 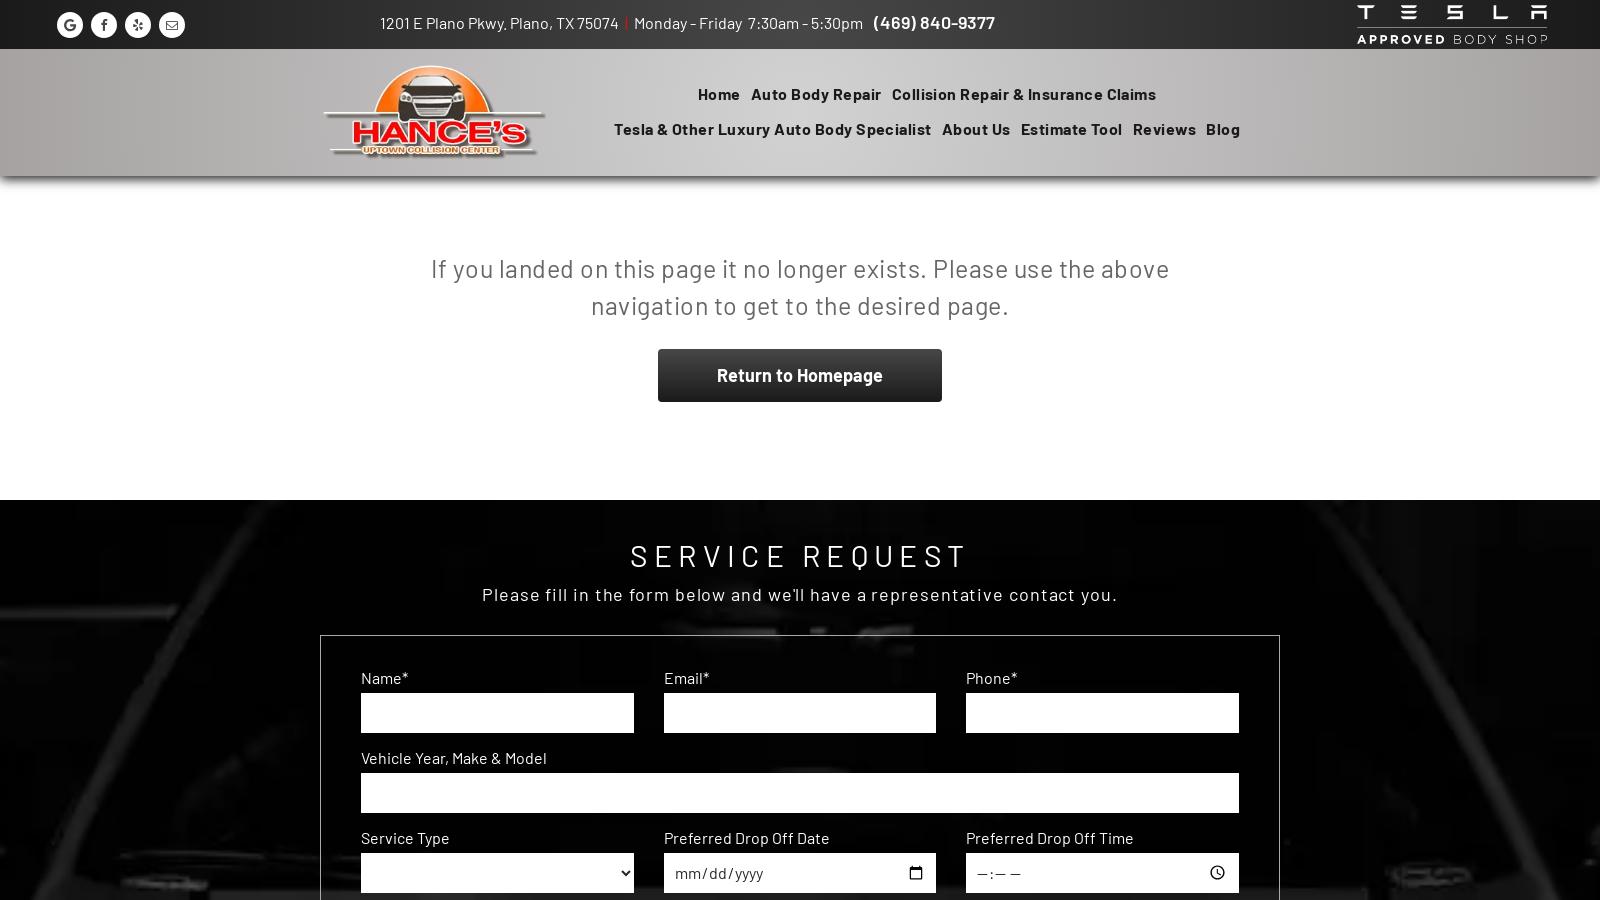 I want to click on 'Please fill in the form below and we'll have a representative contact you.', so click(x=799, y=594).